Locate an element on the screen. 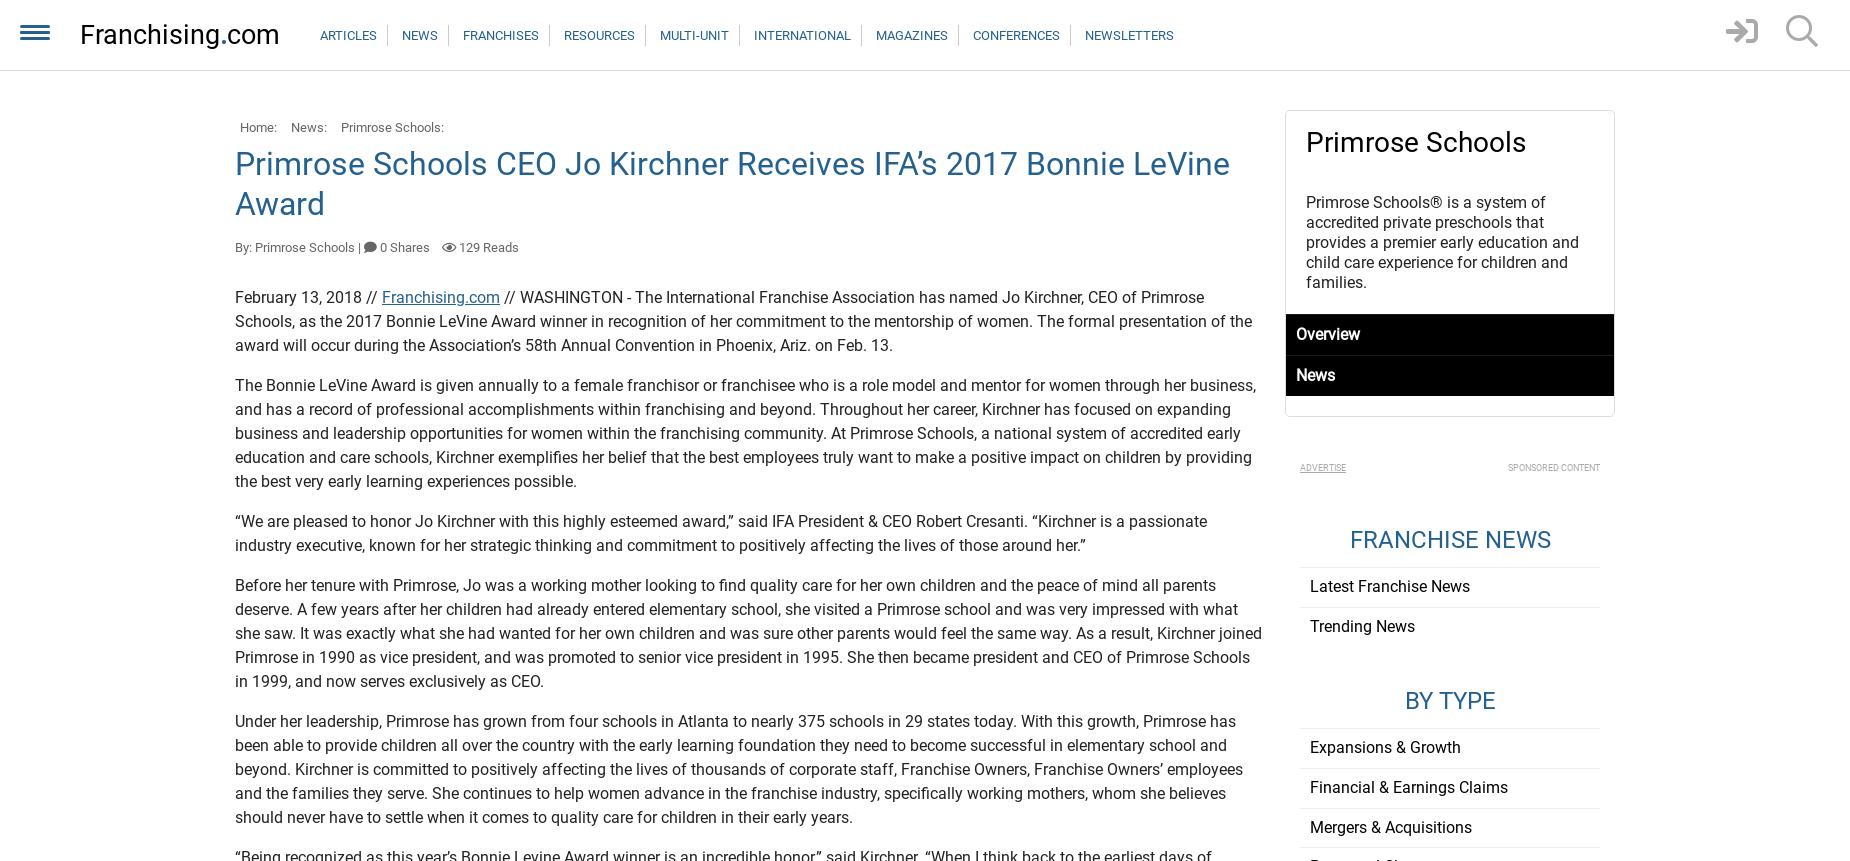  'Primrose Schools CEO Jo Kirchner Receives IFA’s 2017 Bonnie LeVine Award' is located at coordinates (732, 183).